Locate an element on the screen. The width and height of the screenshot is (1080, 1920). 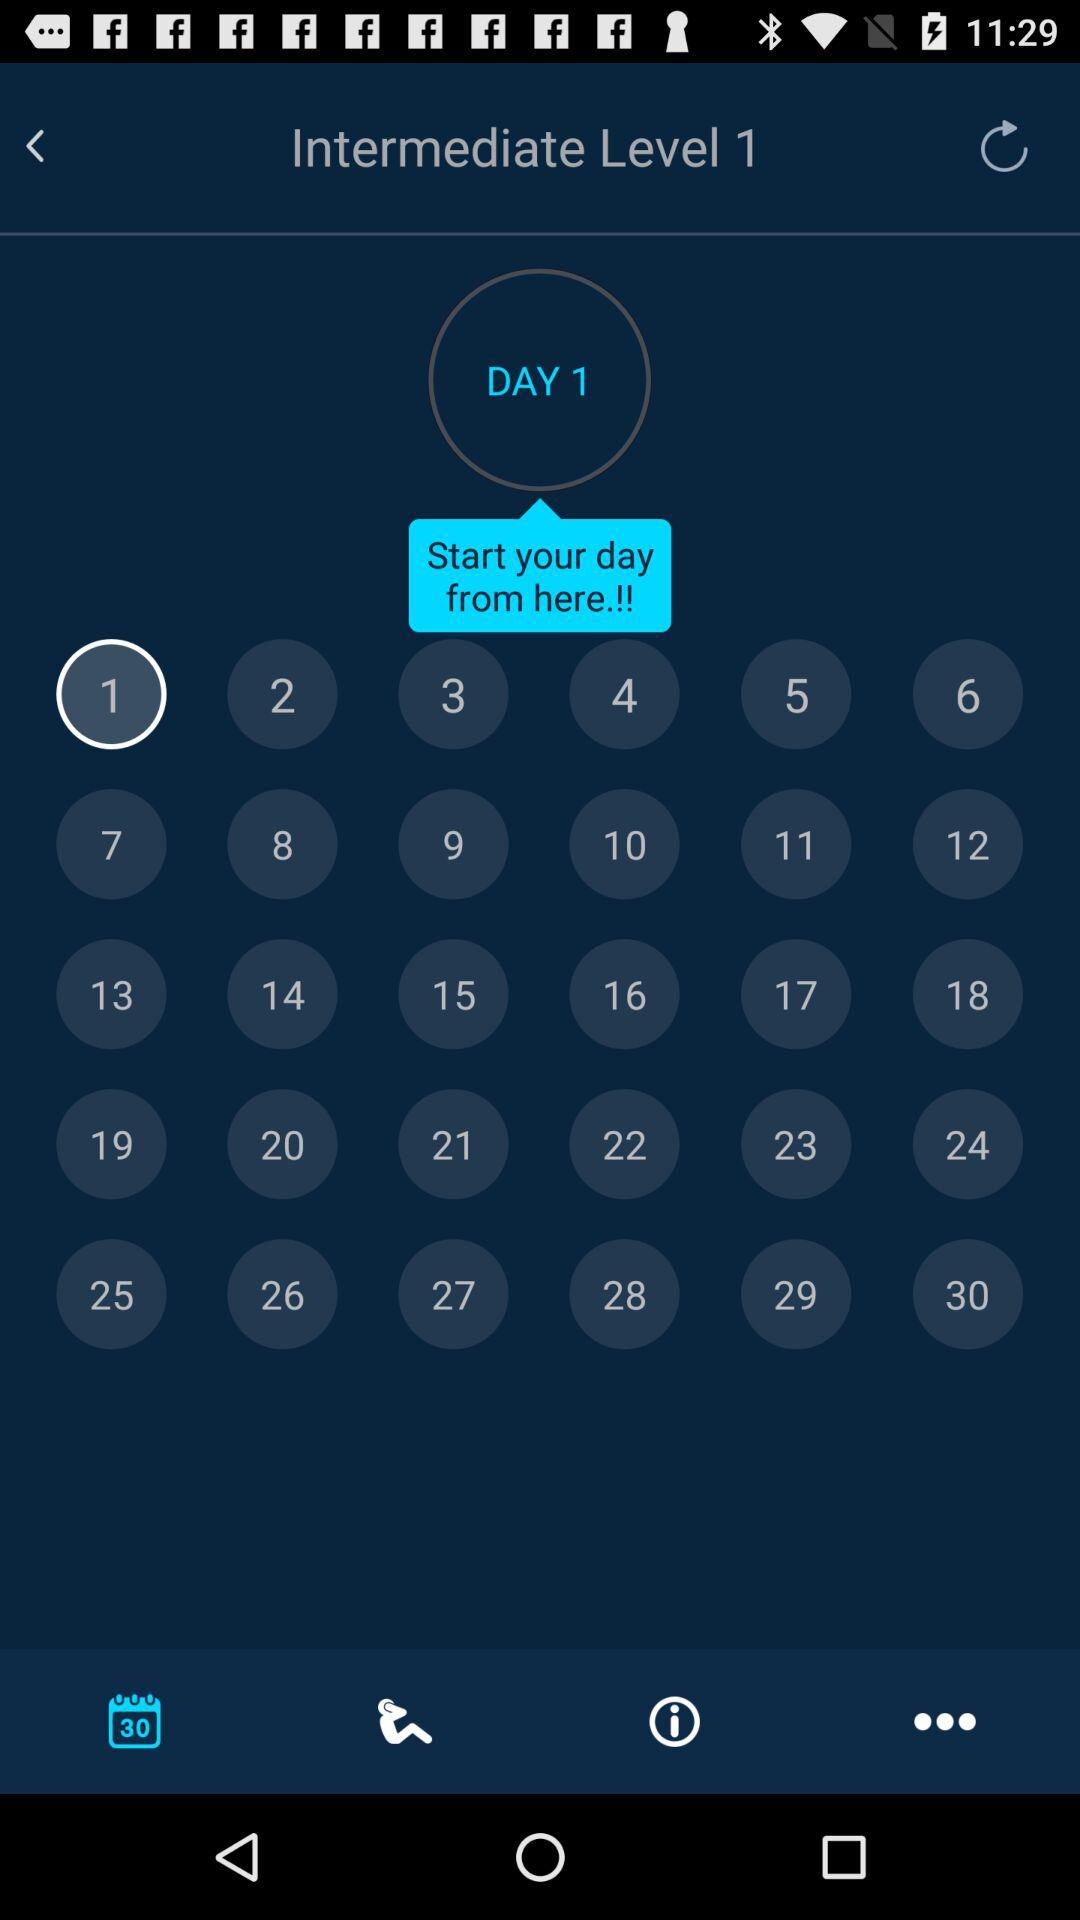
refresh is located at coordinates (994, 145).